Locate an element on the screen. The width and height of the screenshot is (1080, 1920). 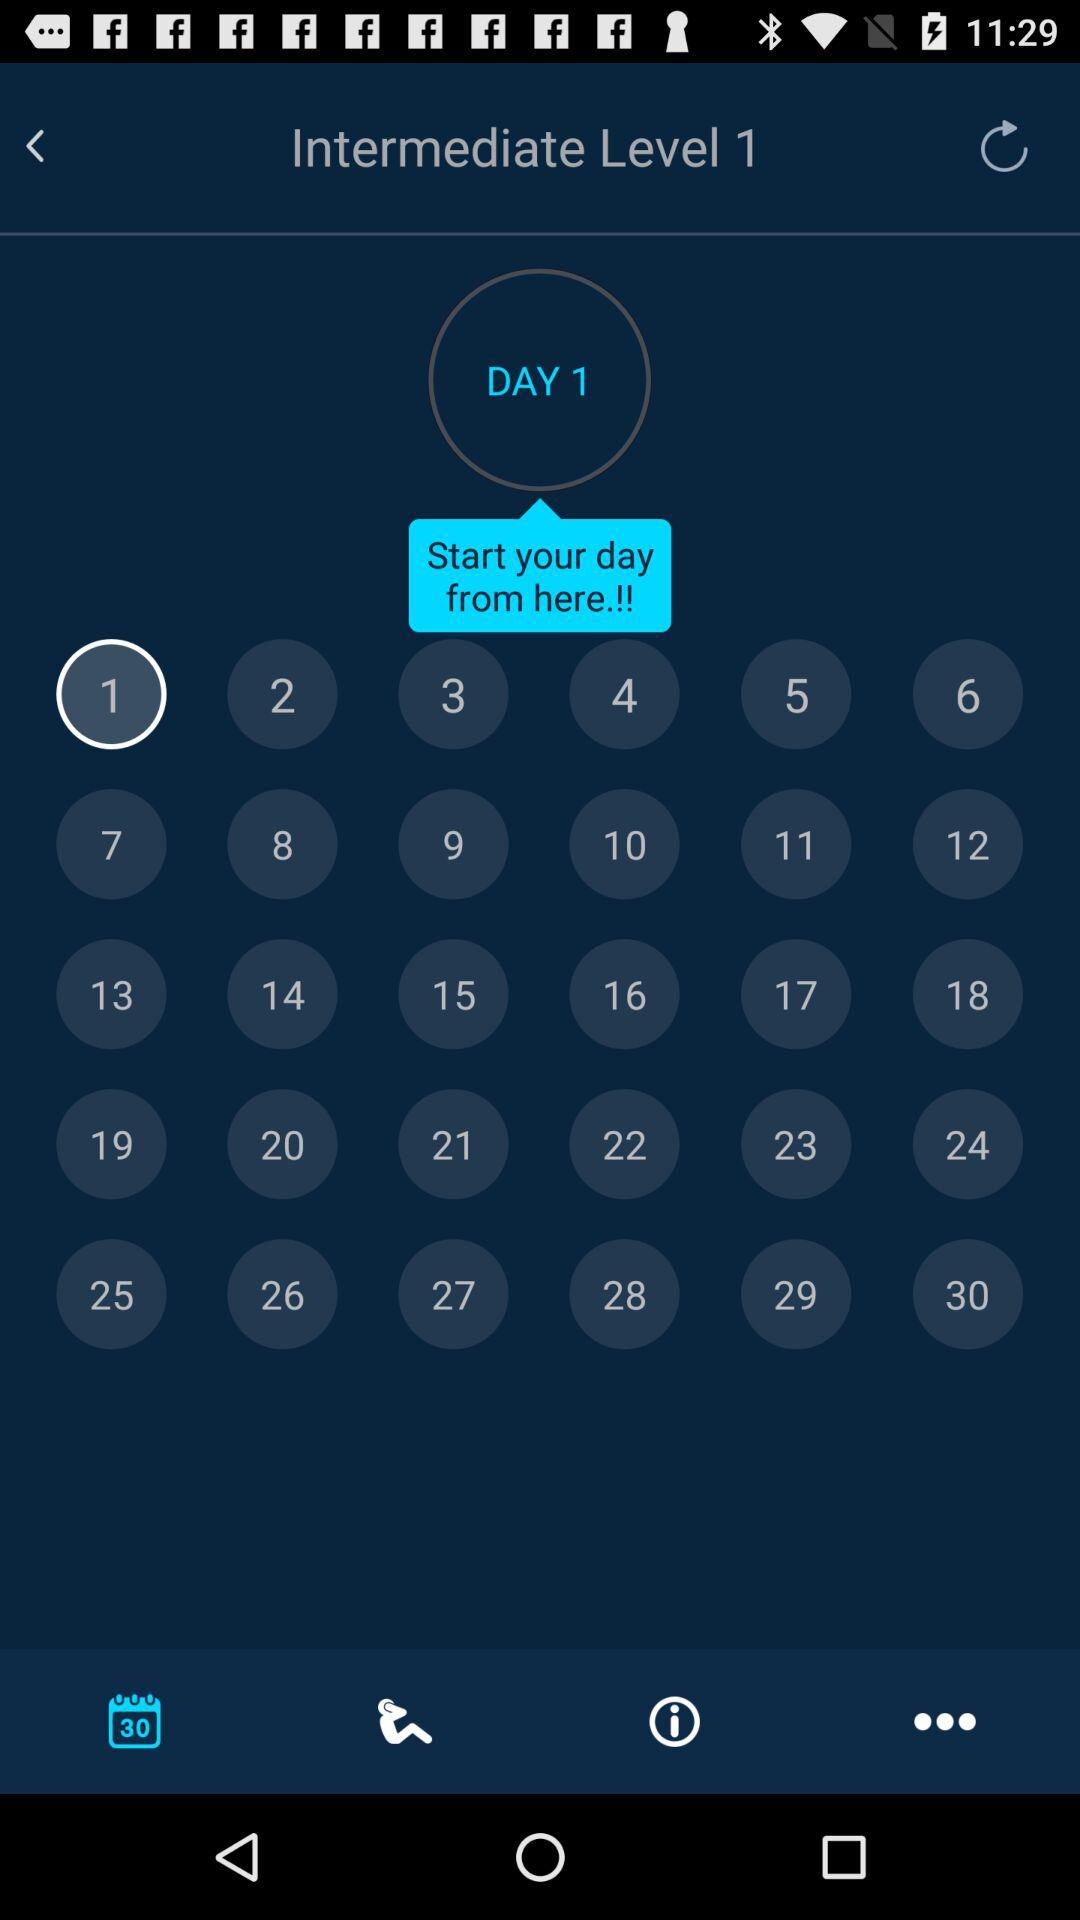
refresh is located at coordinates (994, 145).